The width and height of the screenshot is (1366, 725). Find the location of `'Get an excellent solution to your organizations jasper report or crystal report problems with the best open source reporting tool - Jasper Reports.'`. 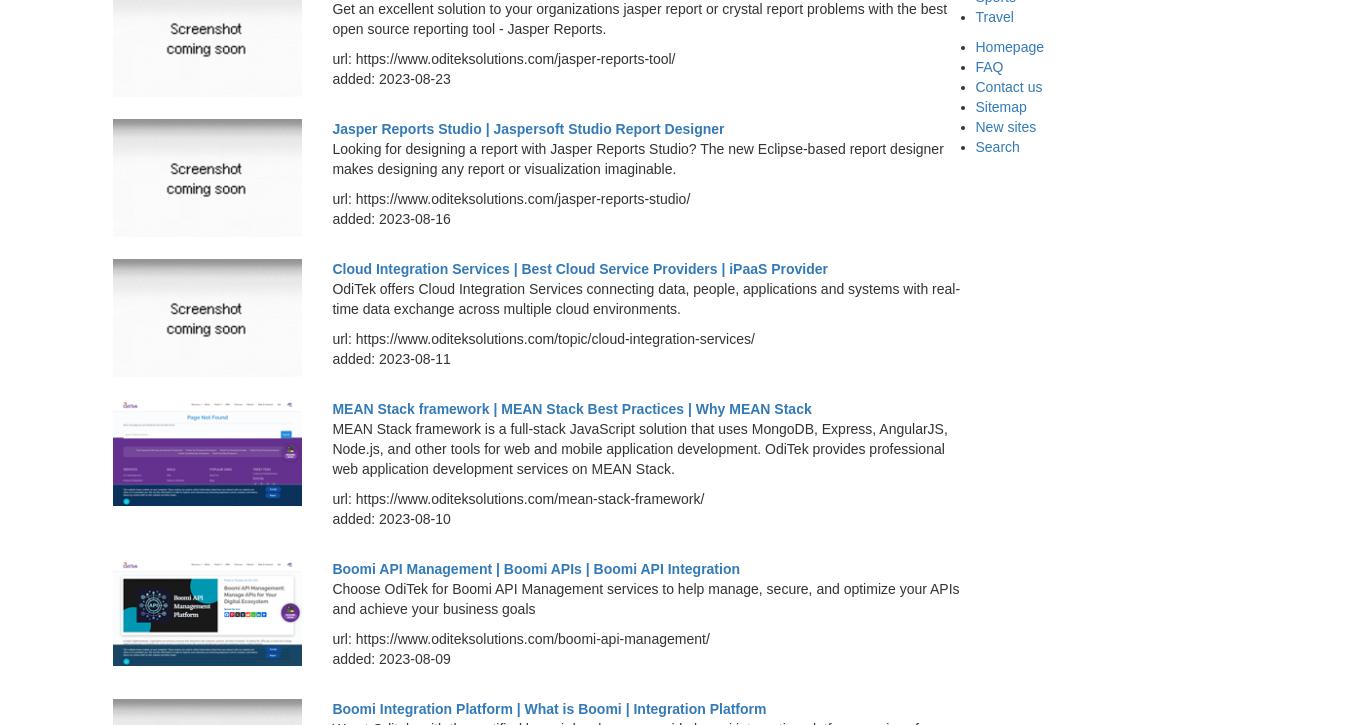

'Get an excellent solution to your organizations jasper report or crystal report problems with the best open source reporting tool - Jasper Reports.' is located at coordinates (331, 18).